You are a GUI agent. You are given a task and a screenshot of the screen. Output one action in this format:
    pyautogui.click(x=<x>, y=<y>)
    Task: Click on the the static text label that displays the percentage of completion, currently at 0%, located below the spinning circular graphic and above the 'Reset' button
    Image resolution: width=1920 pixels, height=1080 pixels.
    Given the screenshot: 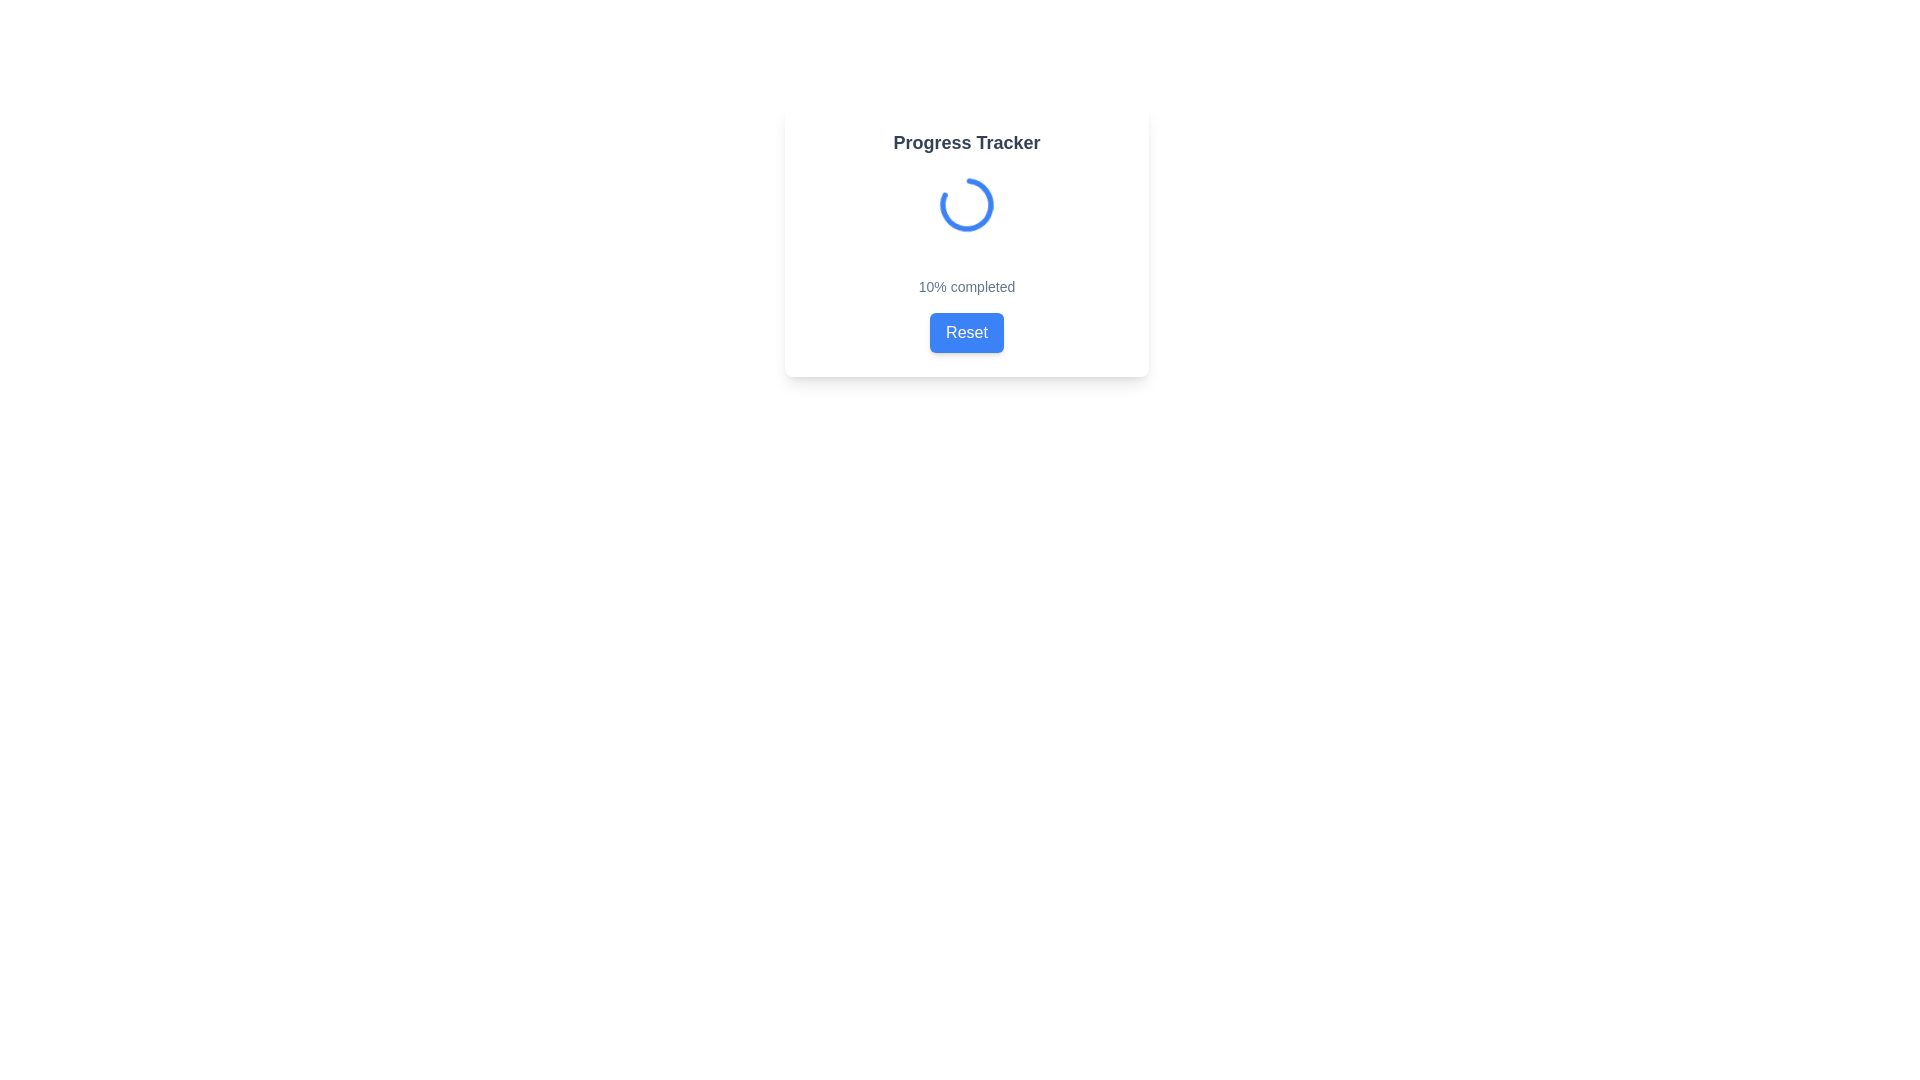 What is the action you would take?
    pyautogui.click(x=966, y=286)
    